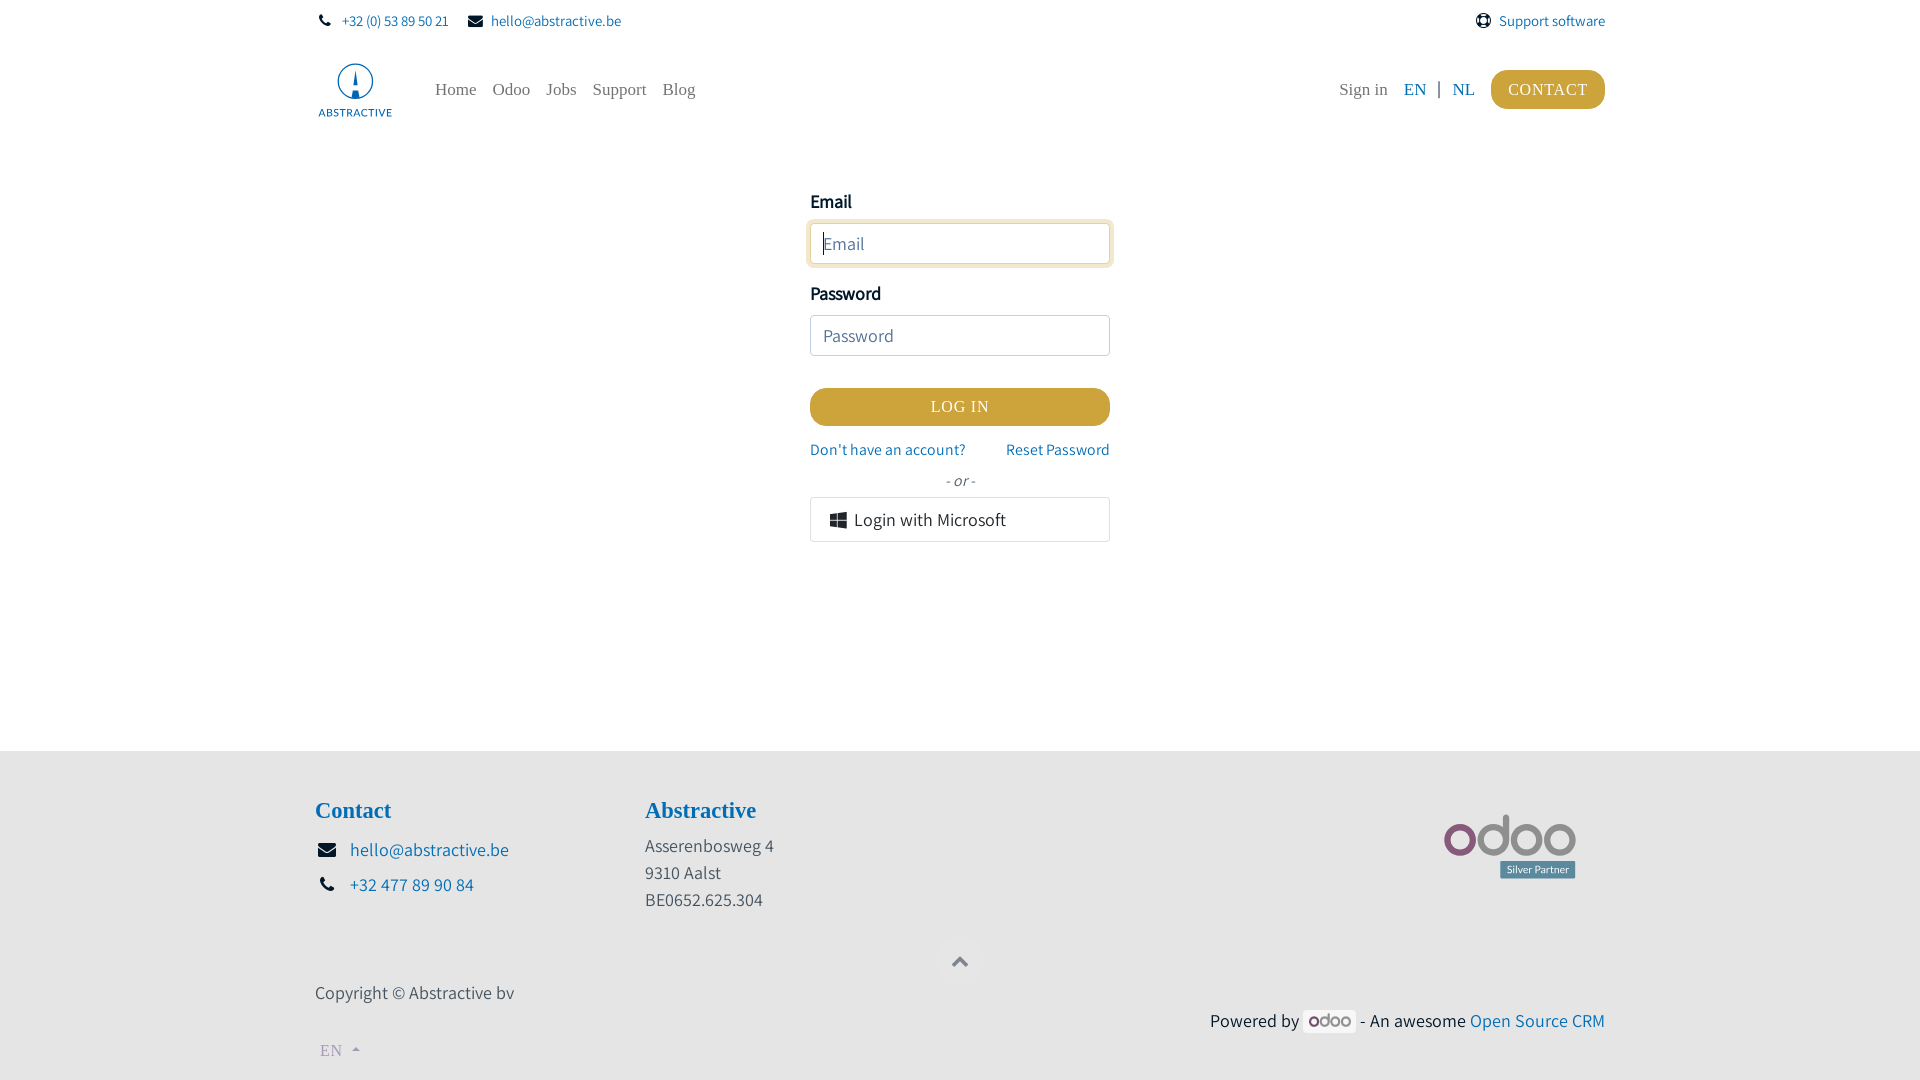 The width and height of the screenshot is (1920, 1080). I want to click on 'Don't have an account?', so click(887, 450).